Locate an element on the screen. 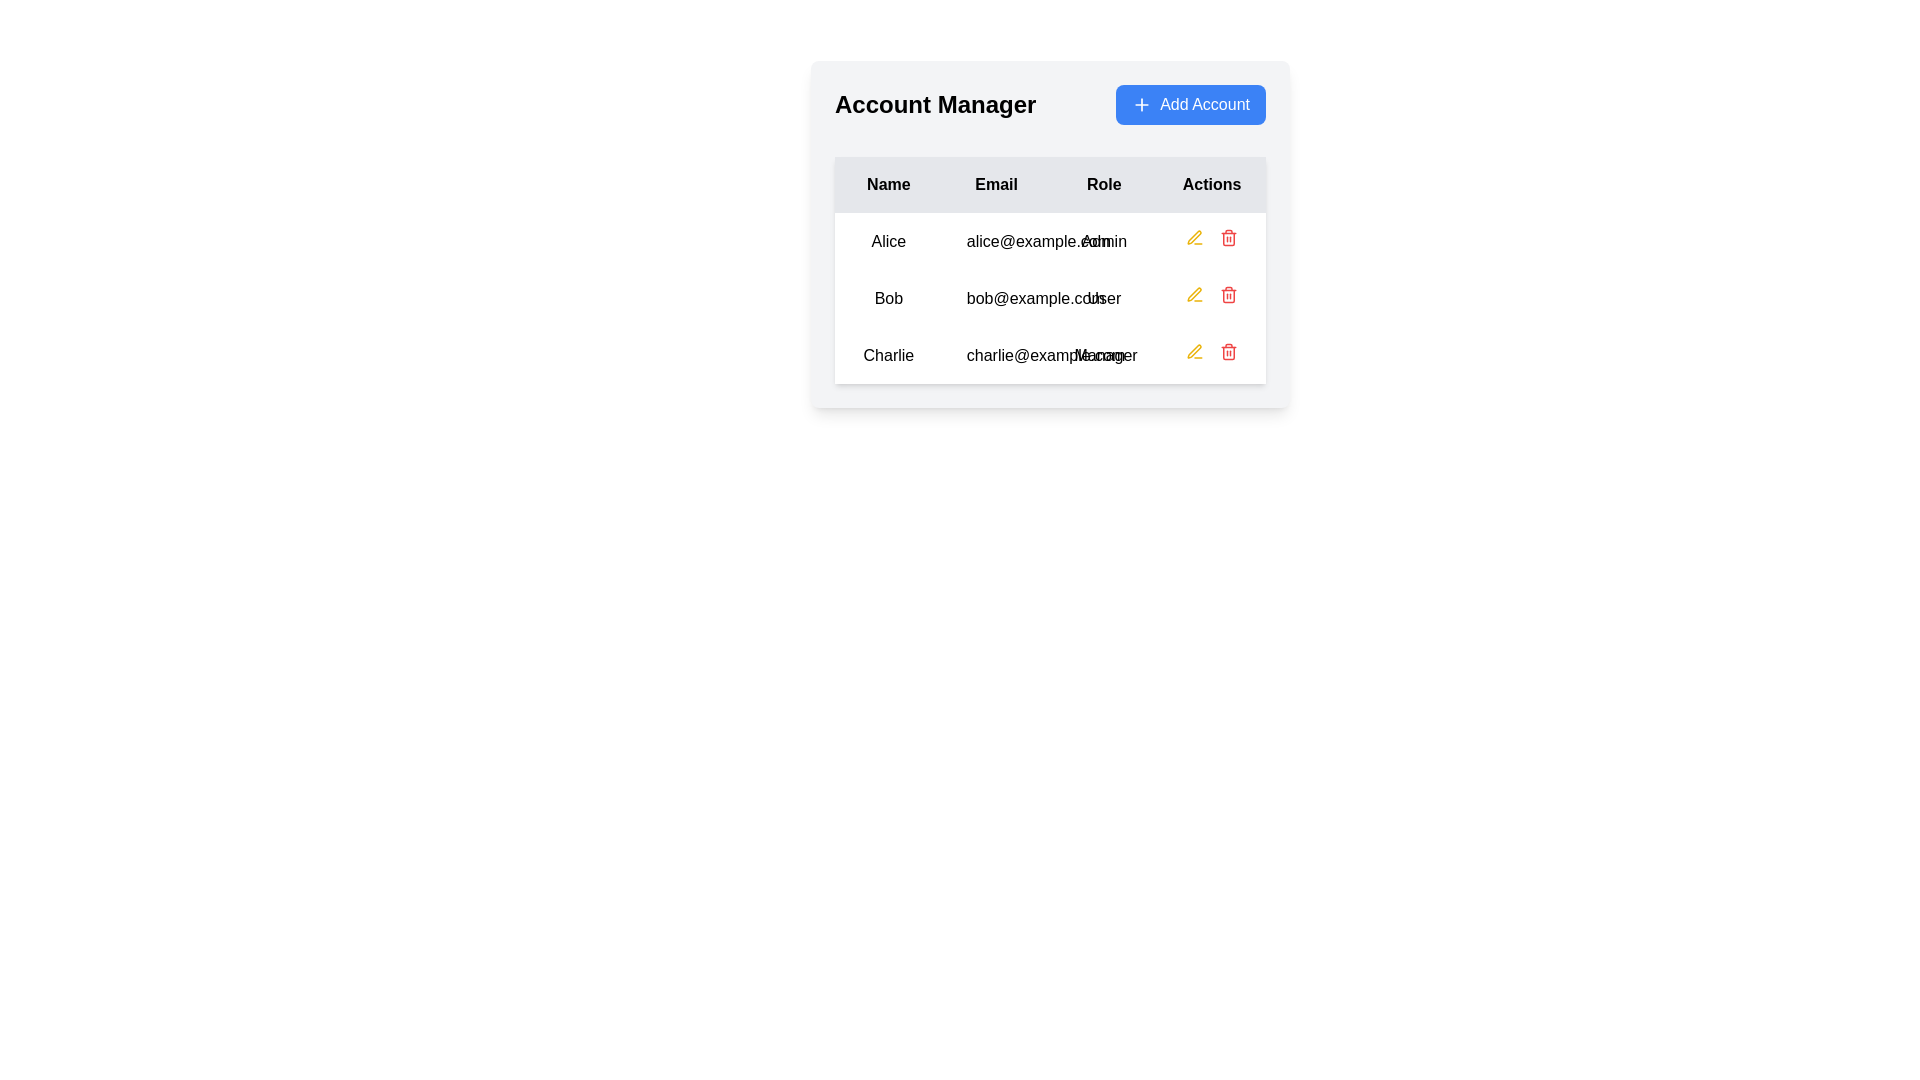 This screenshot has height=1080, width=1920. the Text label displaying the name 'Charlie' located in the leftmost column of the third row in the table under the 'Name' column is located at coordinates (887, 354).